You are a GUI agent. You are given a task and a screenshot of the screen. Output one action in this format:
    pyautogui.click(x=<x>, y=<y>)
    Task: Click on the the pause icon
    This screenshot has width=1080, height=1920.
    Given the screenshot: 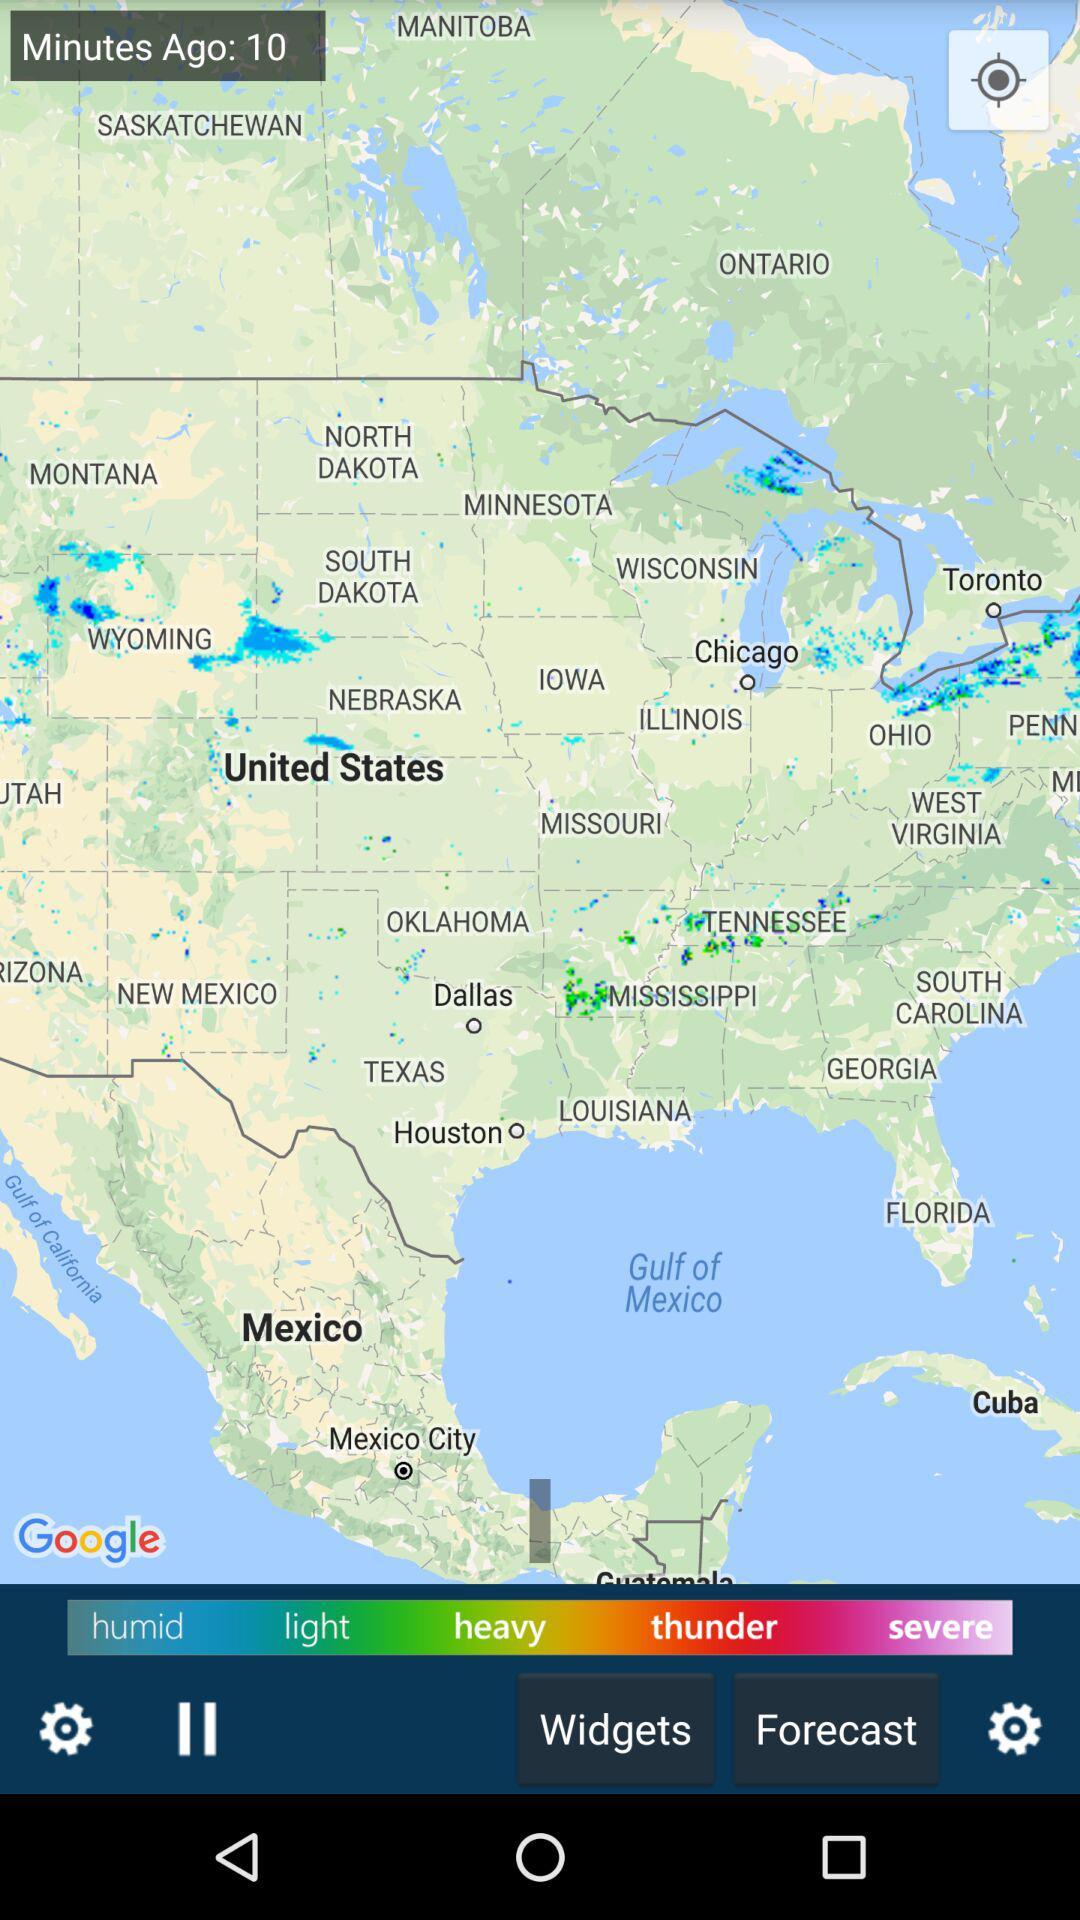 What is the action you would take?
    pyautogui.click(x=196, y=1848)
    